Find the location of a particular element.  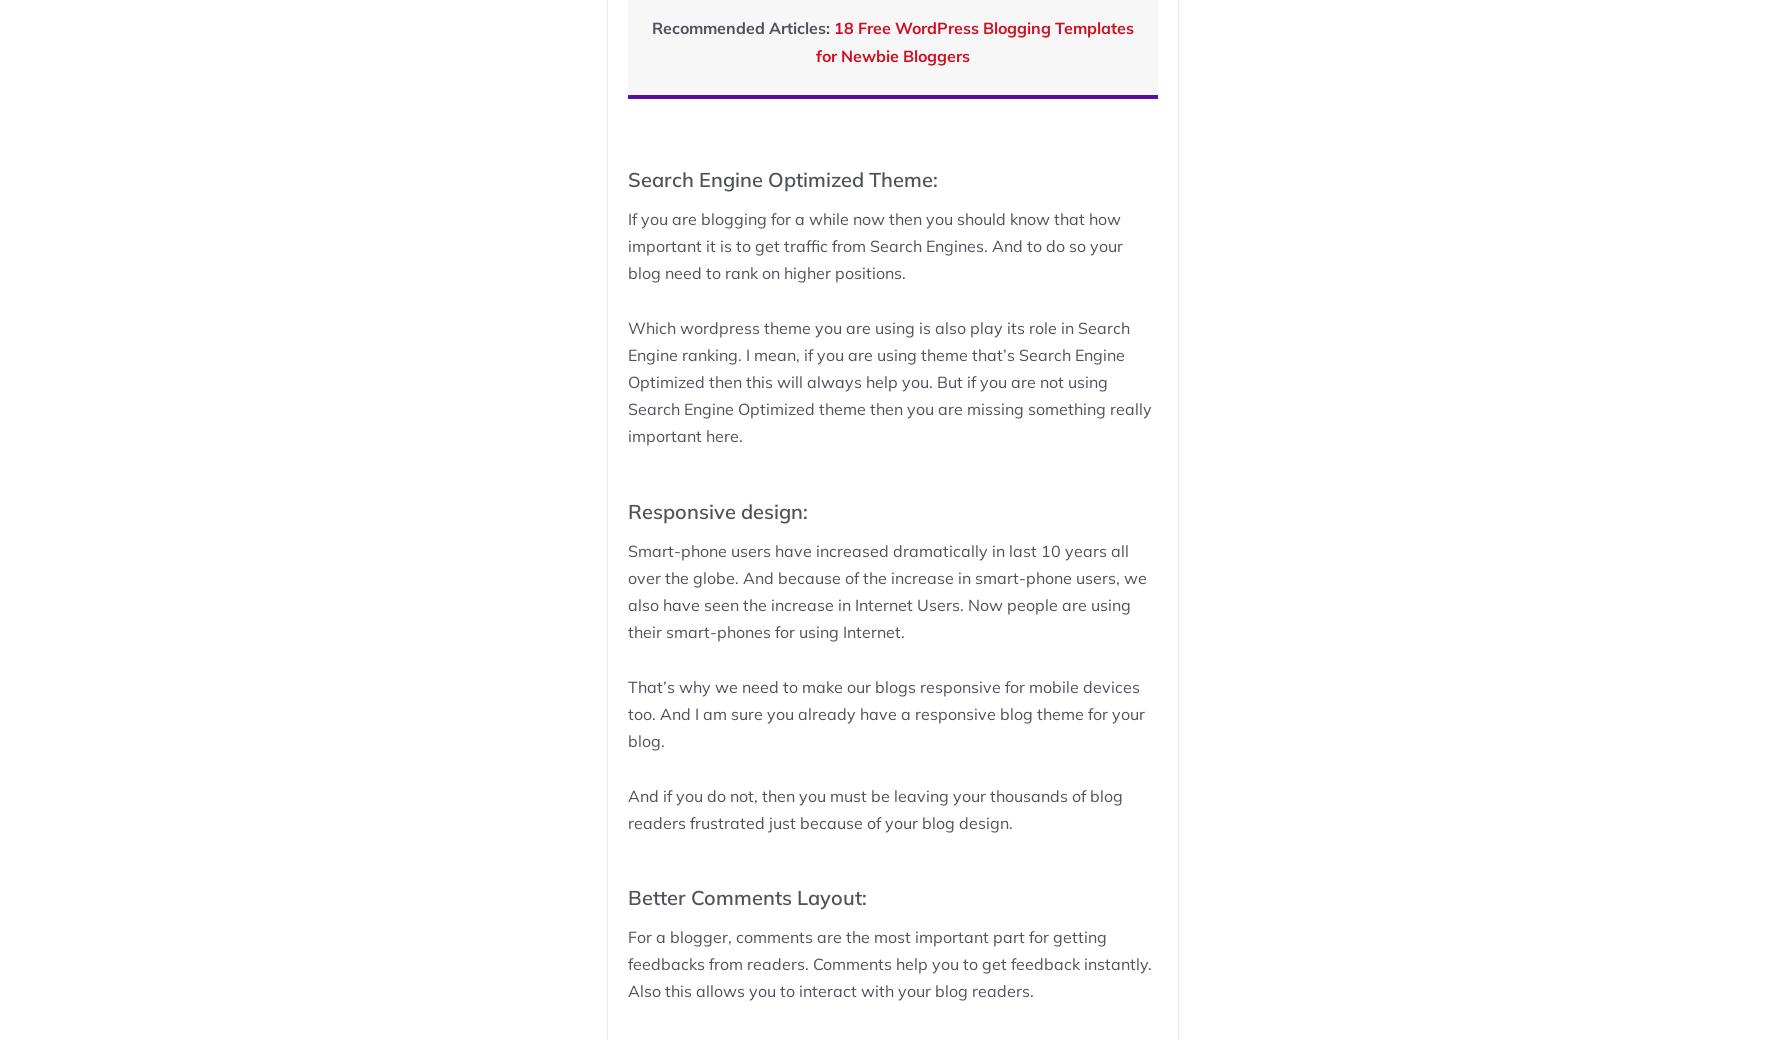

'Recommended Articles:' is located at coordinates (741, 26).